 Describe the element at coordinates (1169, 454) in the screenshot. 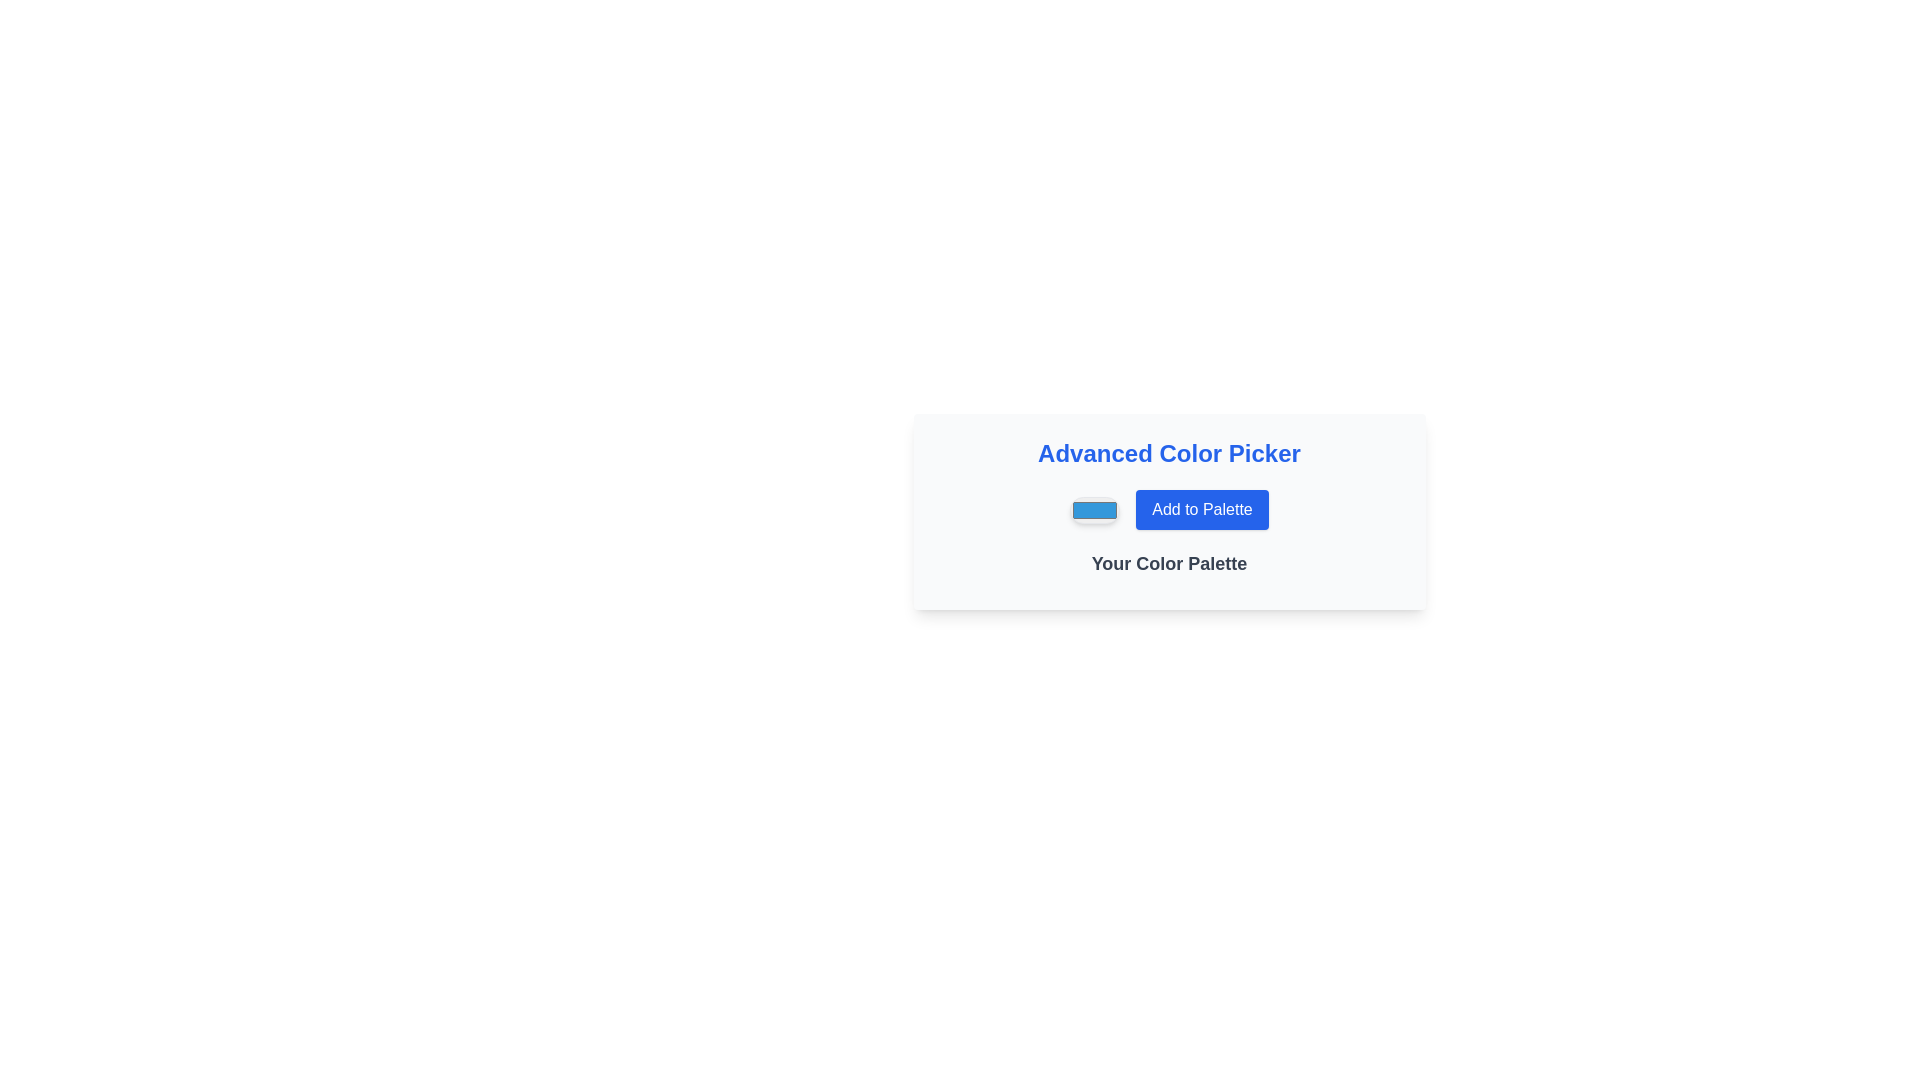

I see `header text labeled 'Advanced Color Picker' which is displayed in bold blue at the top of the panel, centered above the color selector and buttons` at that location.